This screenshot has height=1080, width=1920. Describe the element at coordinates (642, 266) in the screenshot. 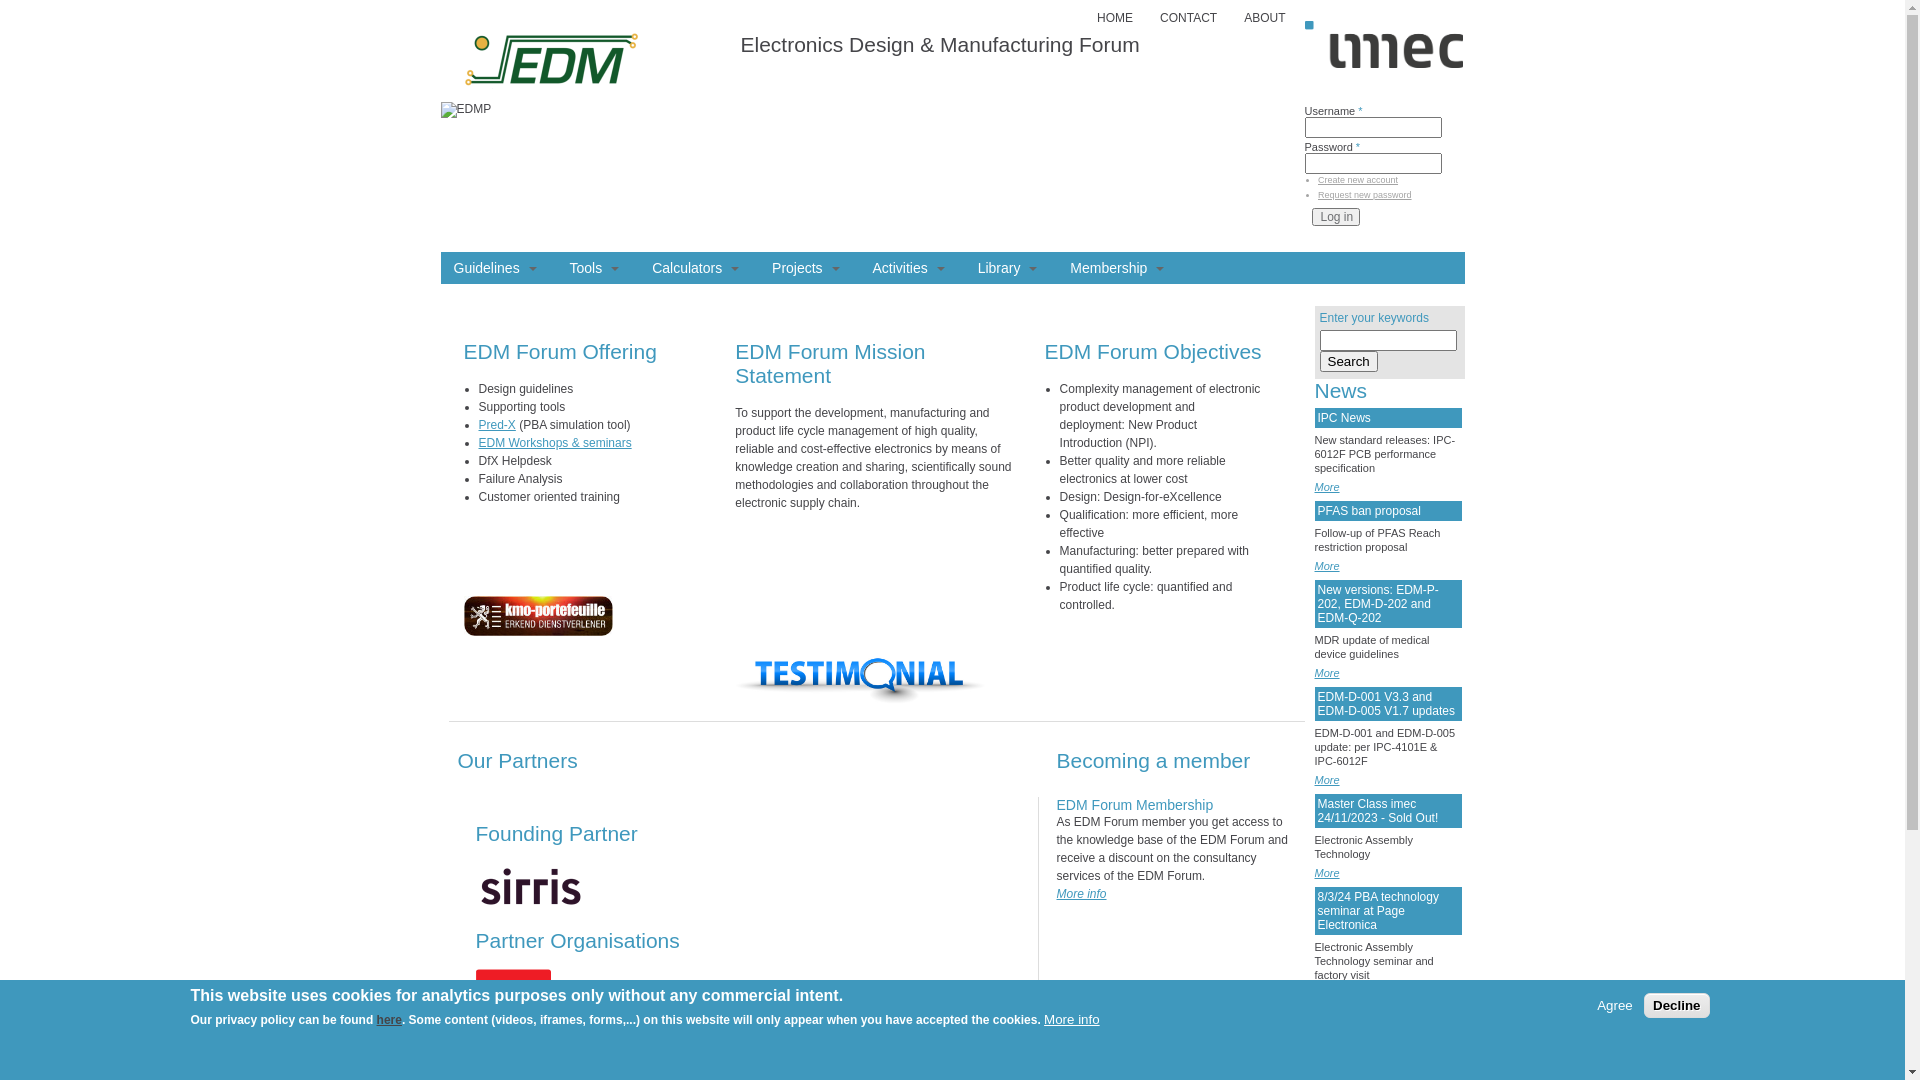

I see `'Calculators'` at that location.